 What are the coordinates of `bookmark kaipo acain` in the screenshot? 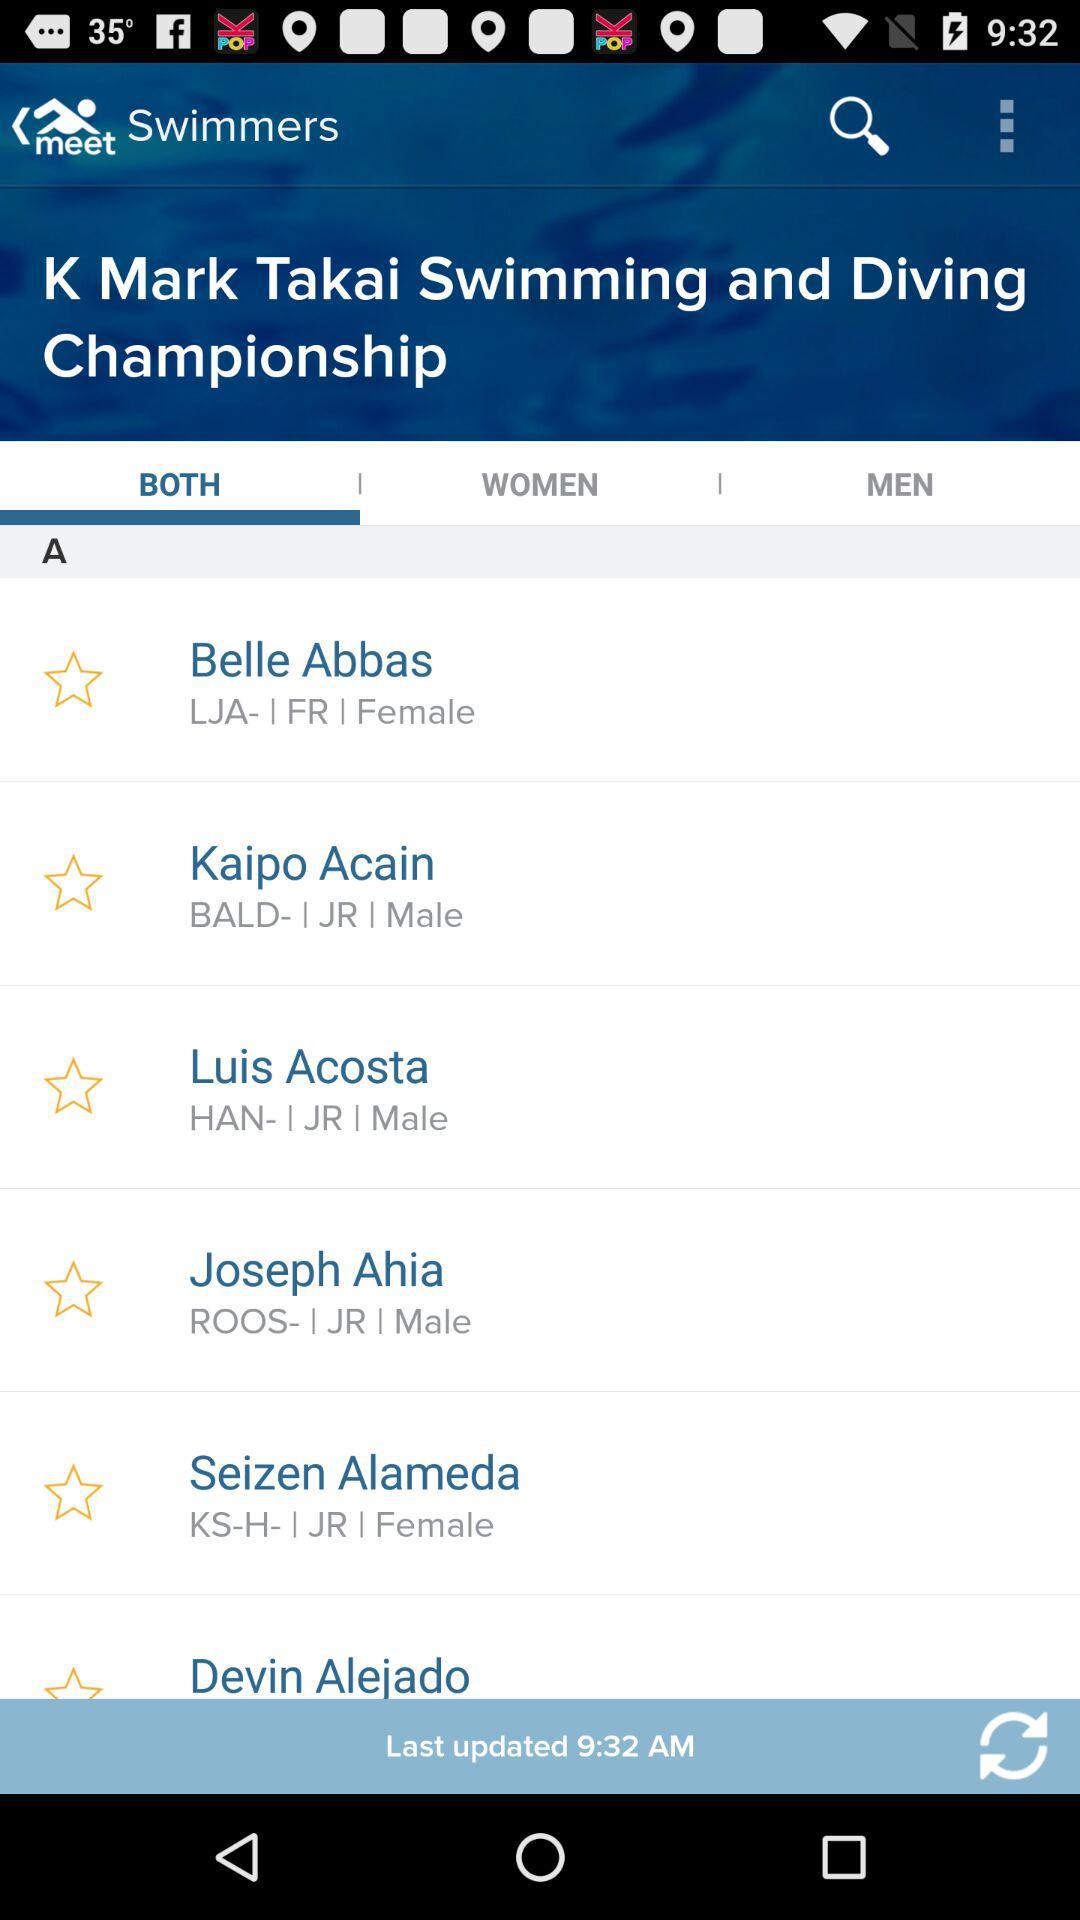 It's located at (72, 882).